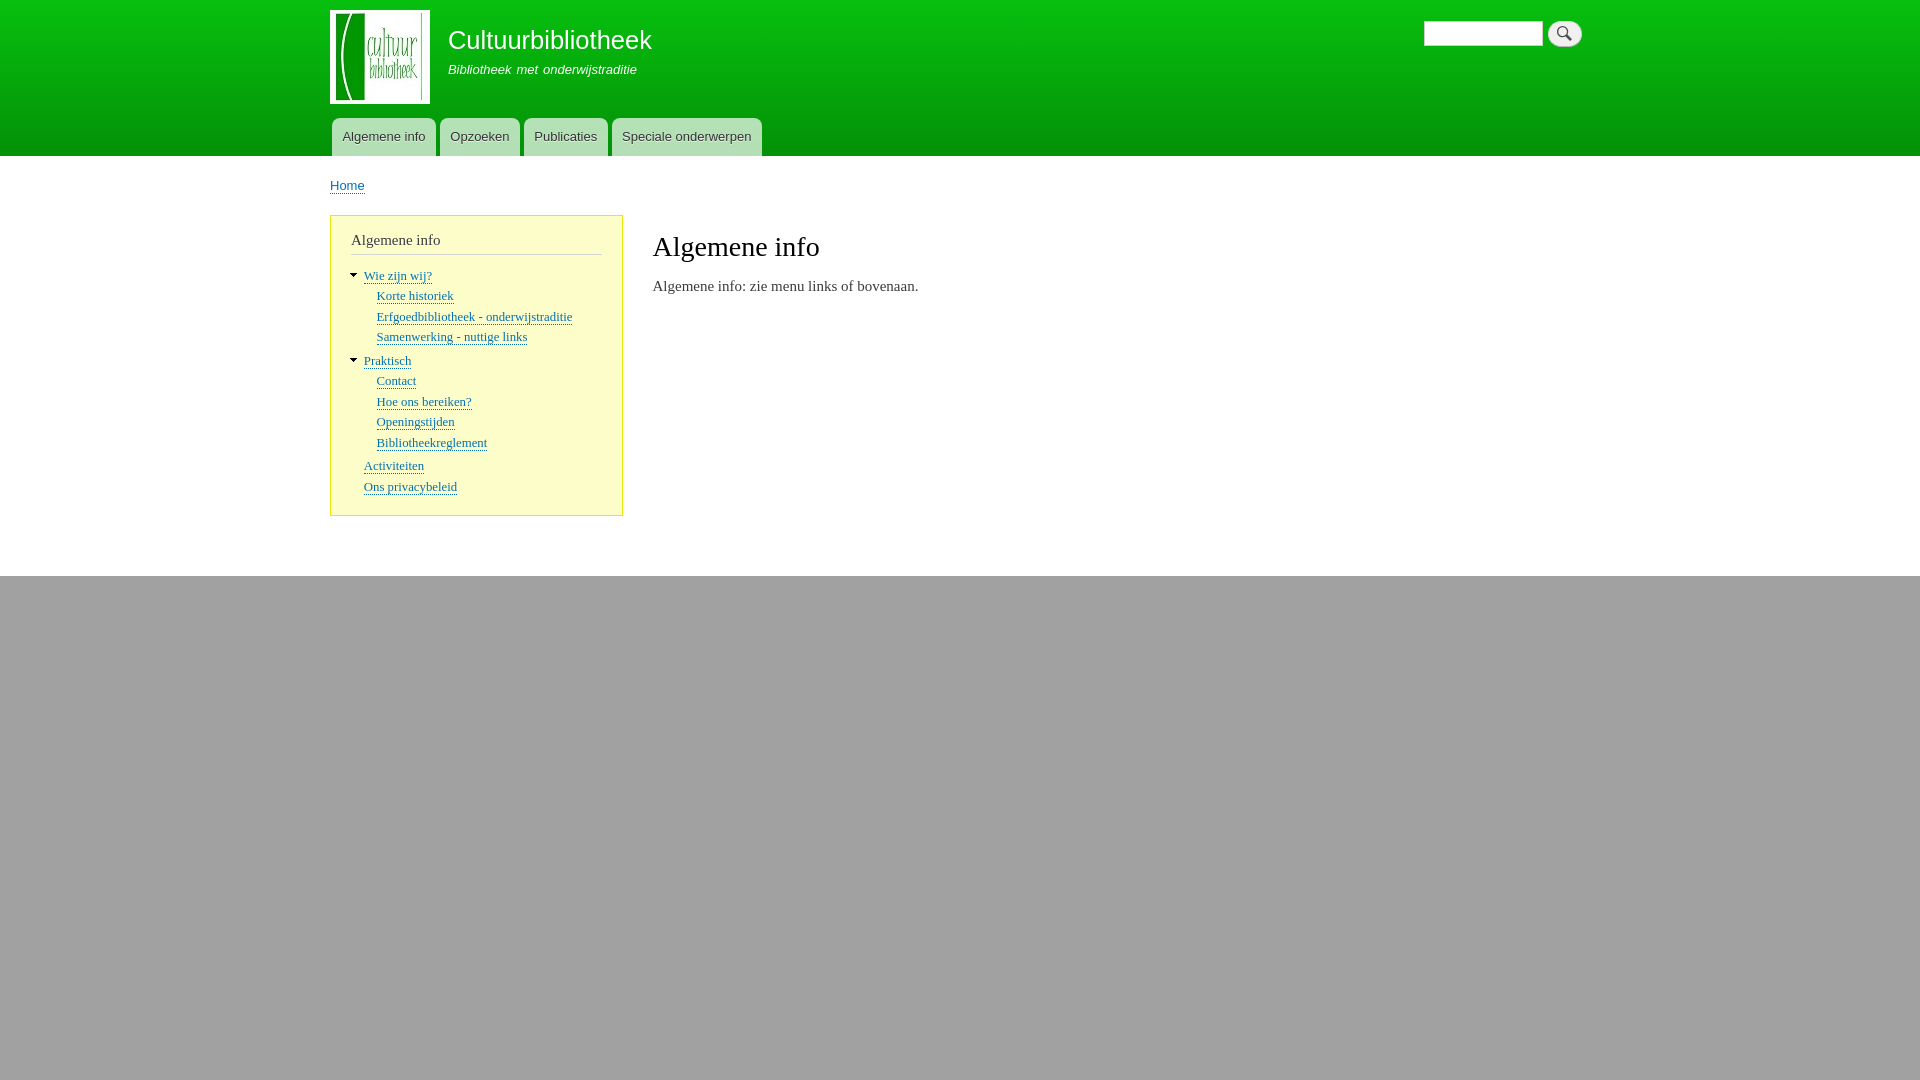 This screenshot has width=1920, height=1080. Describe the element at coordinates (474, 316) in the screenshot. I see `'Erfgoedbibliotheek - onderwijstraditie'` at that location.